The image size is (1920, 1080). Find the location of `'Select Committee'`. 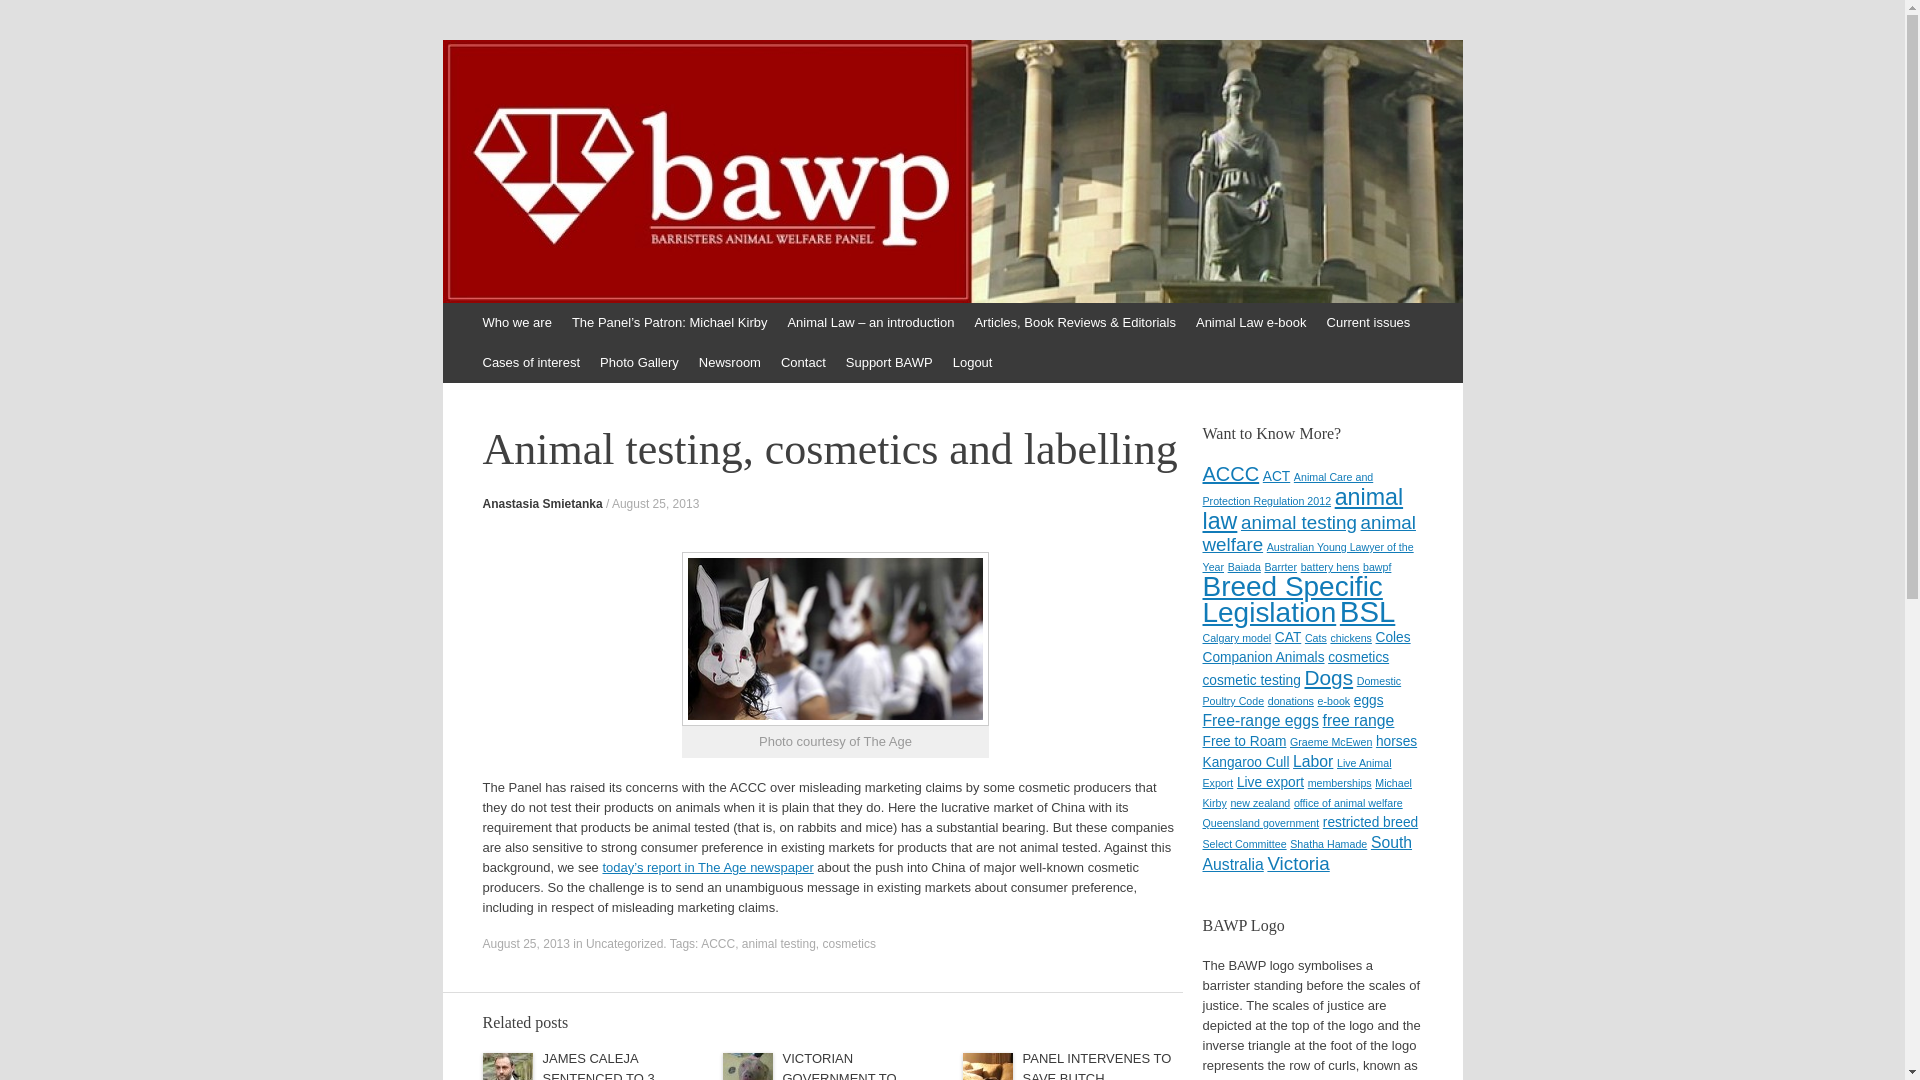

'Select Committee' is located at coordinates (1242, 844).